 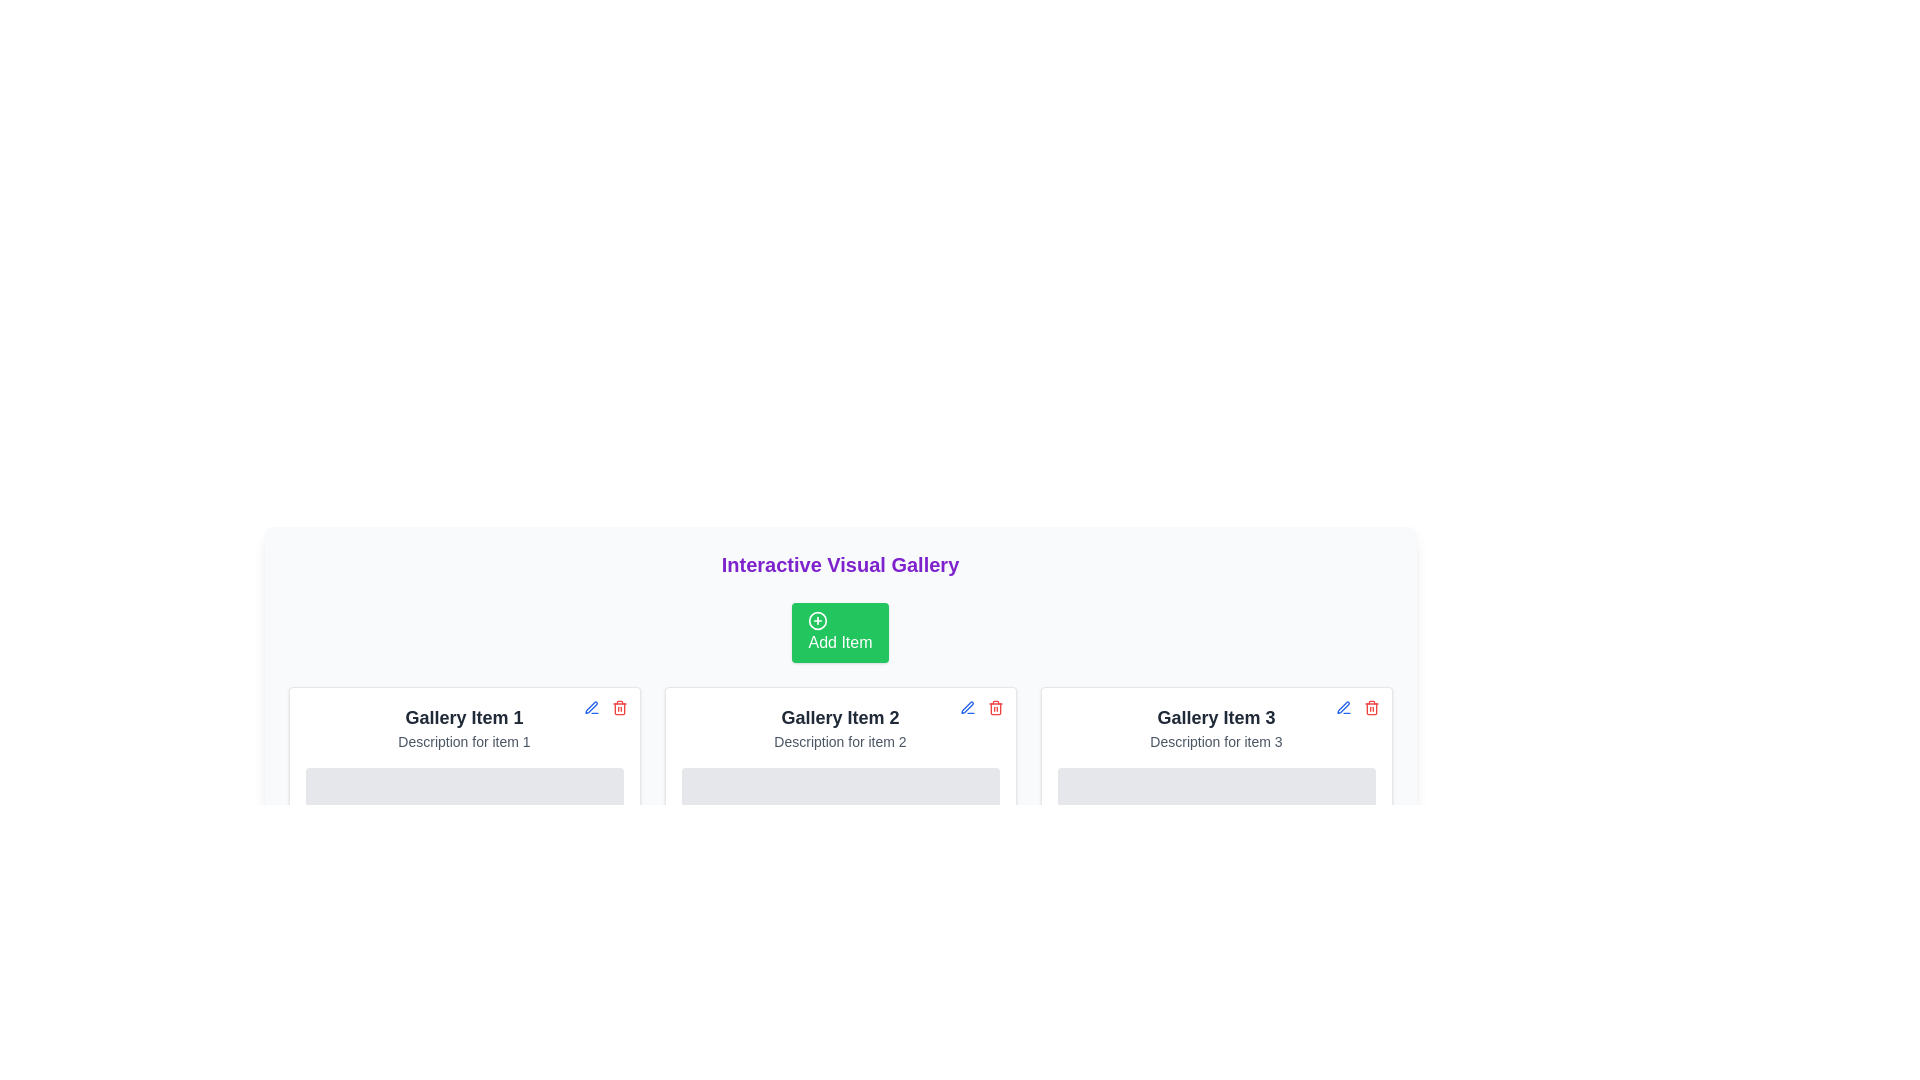 What do you see at coordinates (1215, 832) in the screenshot?
I see `the visual placeholder located at the bottom of the third gallery card, directly below the title 'Gallery Item 3' and its description` at bounding box center [1215, 832].